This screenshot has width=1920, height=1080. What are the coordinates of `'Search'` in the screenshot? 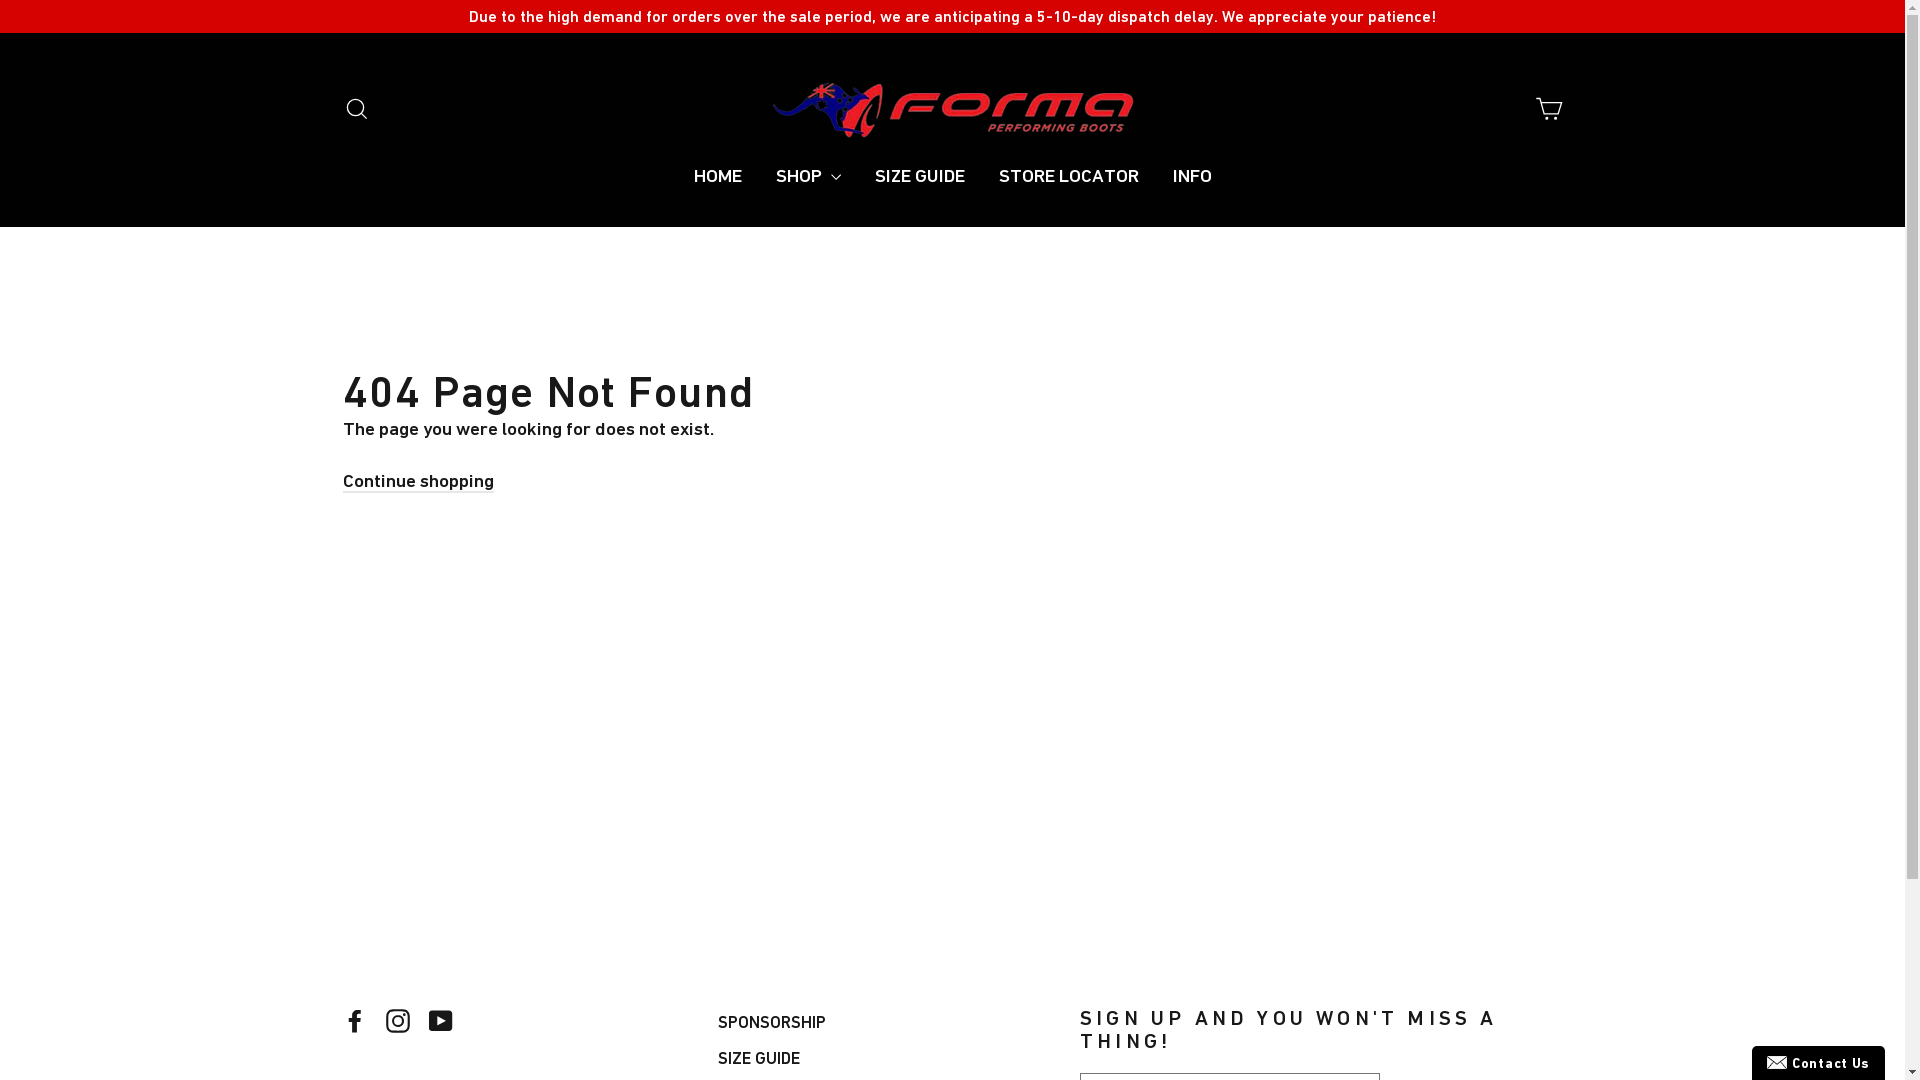 It's located at (355, 109).